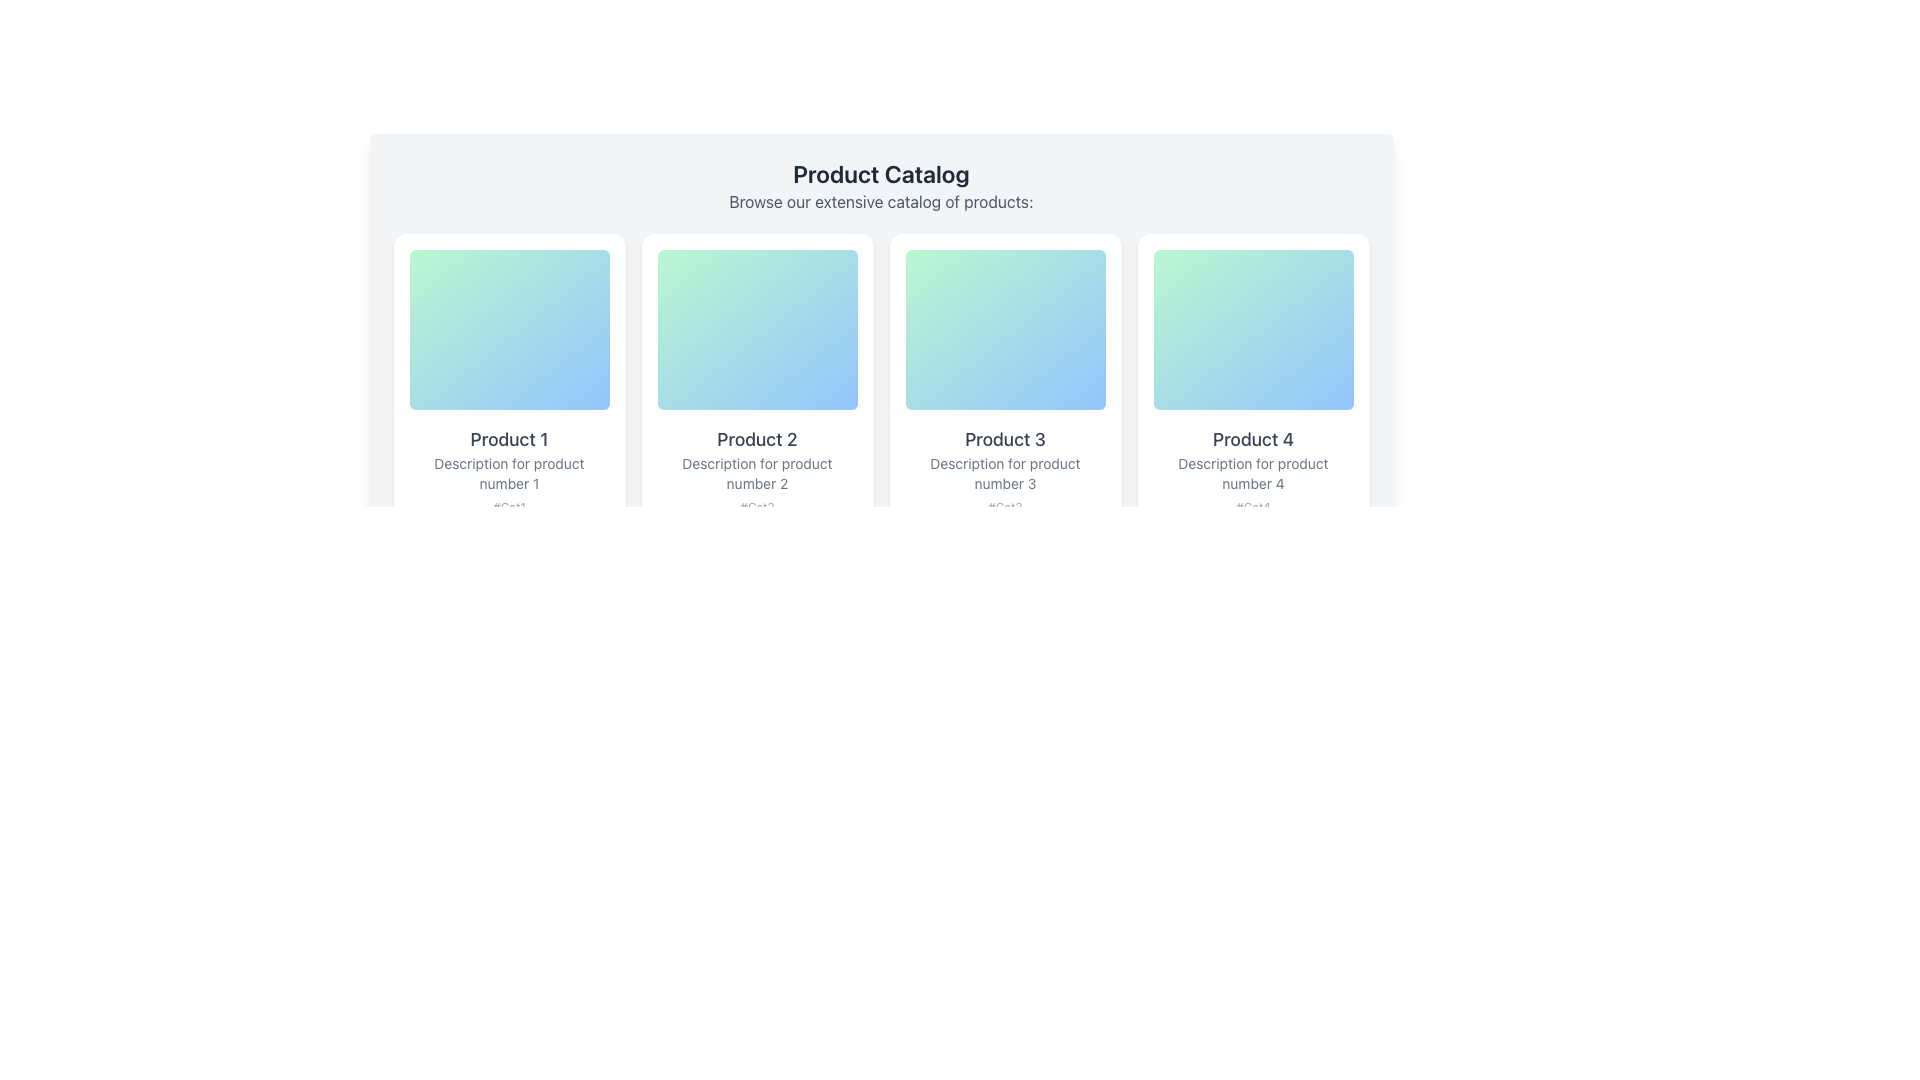  Describe the element at coordinates (1005, 329) in the screenshot. I see `the decorative graphic element for 'Product 3', which is centrally located above the product's textual information` at that location.